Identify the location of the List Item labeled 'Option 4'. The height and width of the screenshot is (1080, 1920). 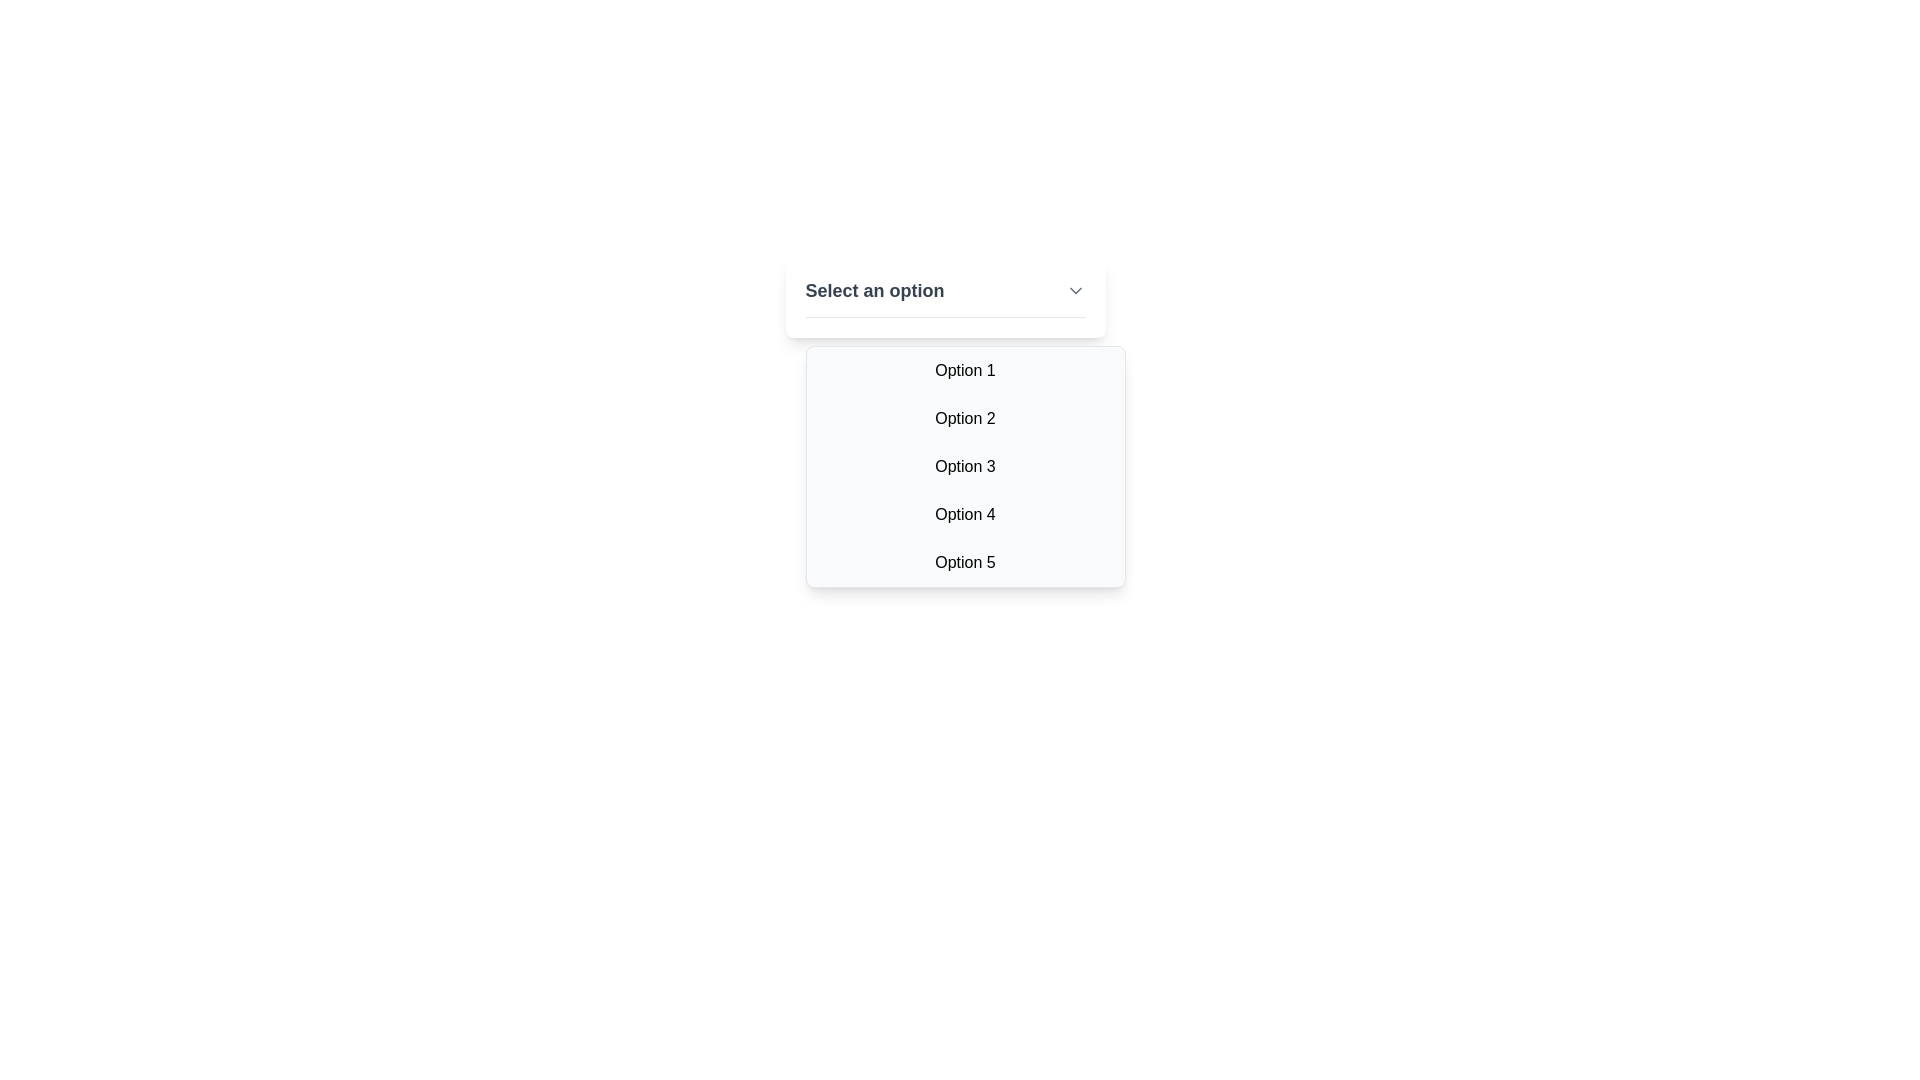
(965, 514).